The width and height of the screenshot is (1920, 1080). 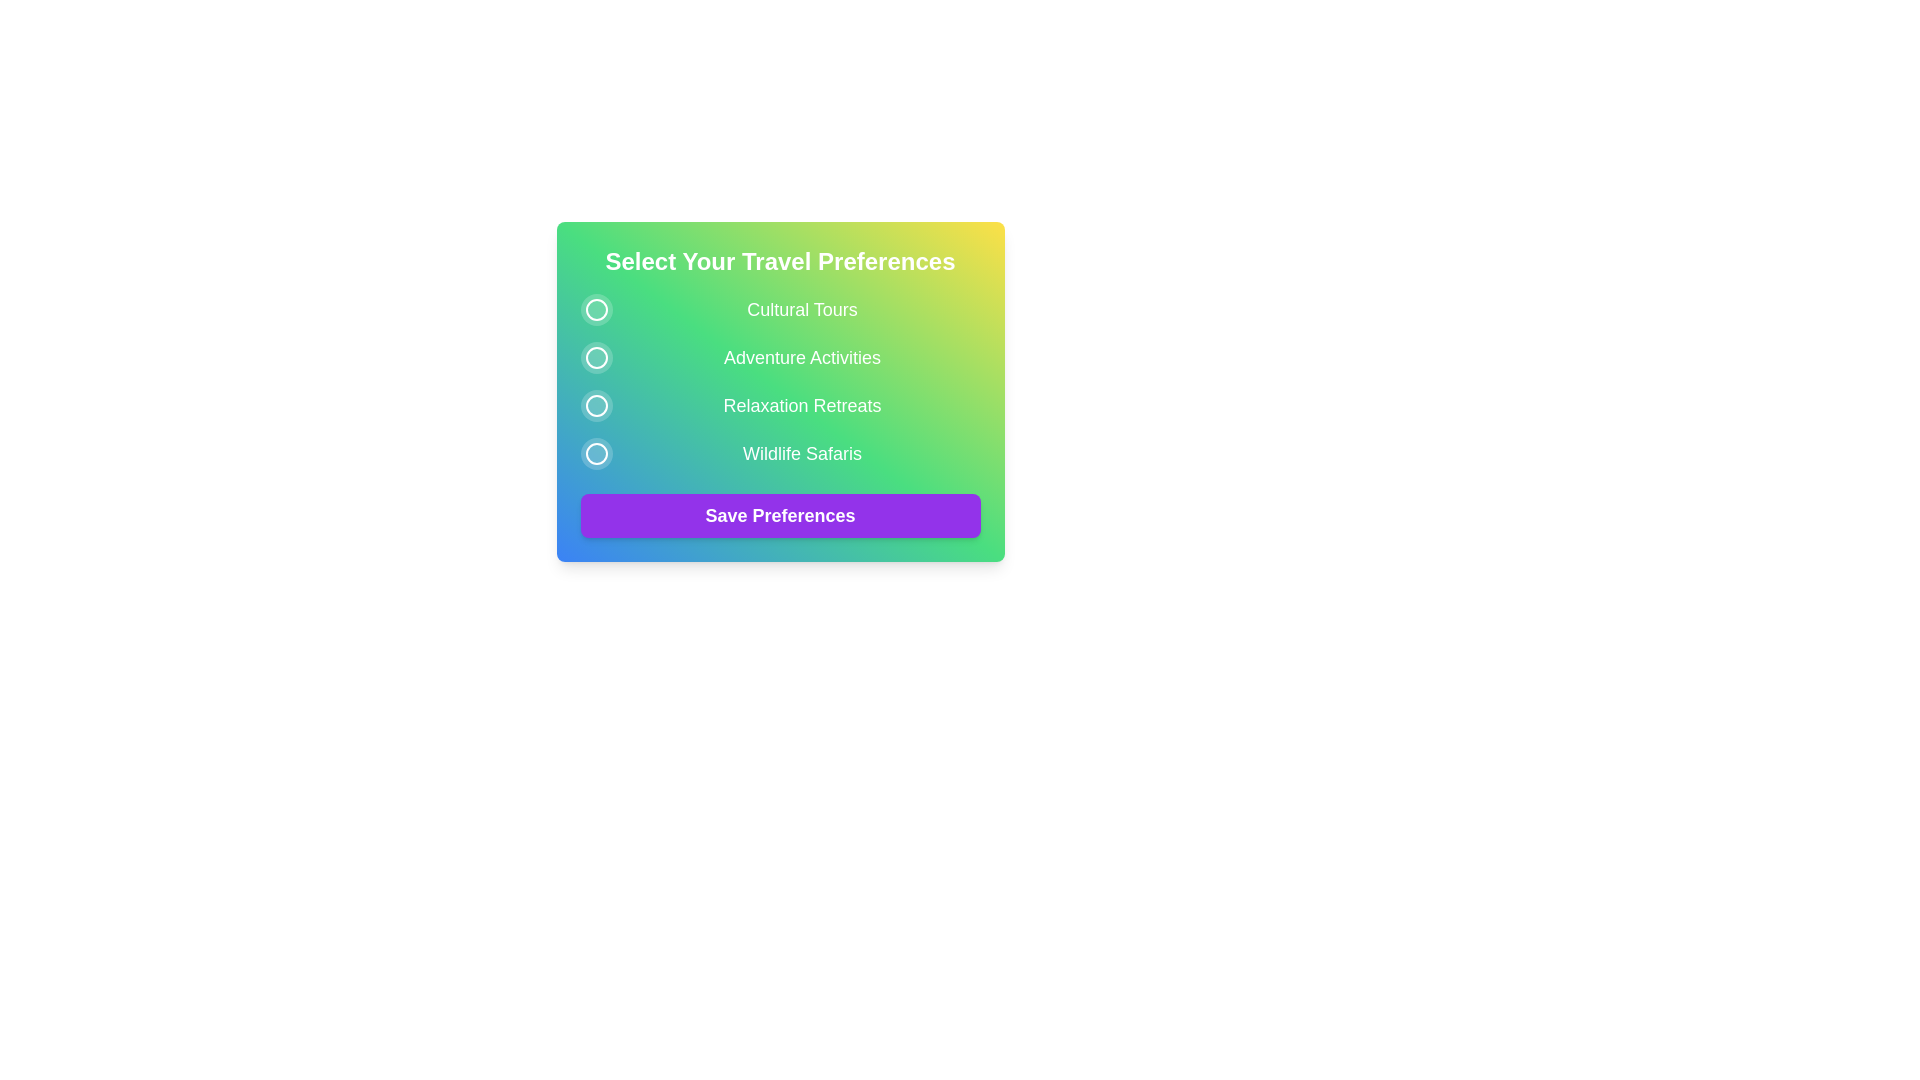 What do you see at coordinates (595, 309) in the screenshot?
I see `the preference button corresponding to Cultural Tours` at bounding box center [595, 309].